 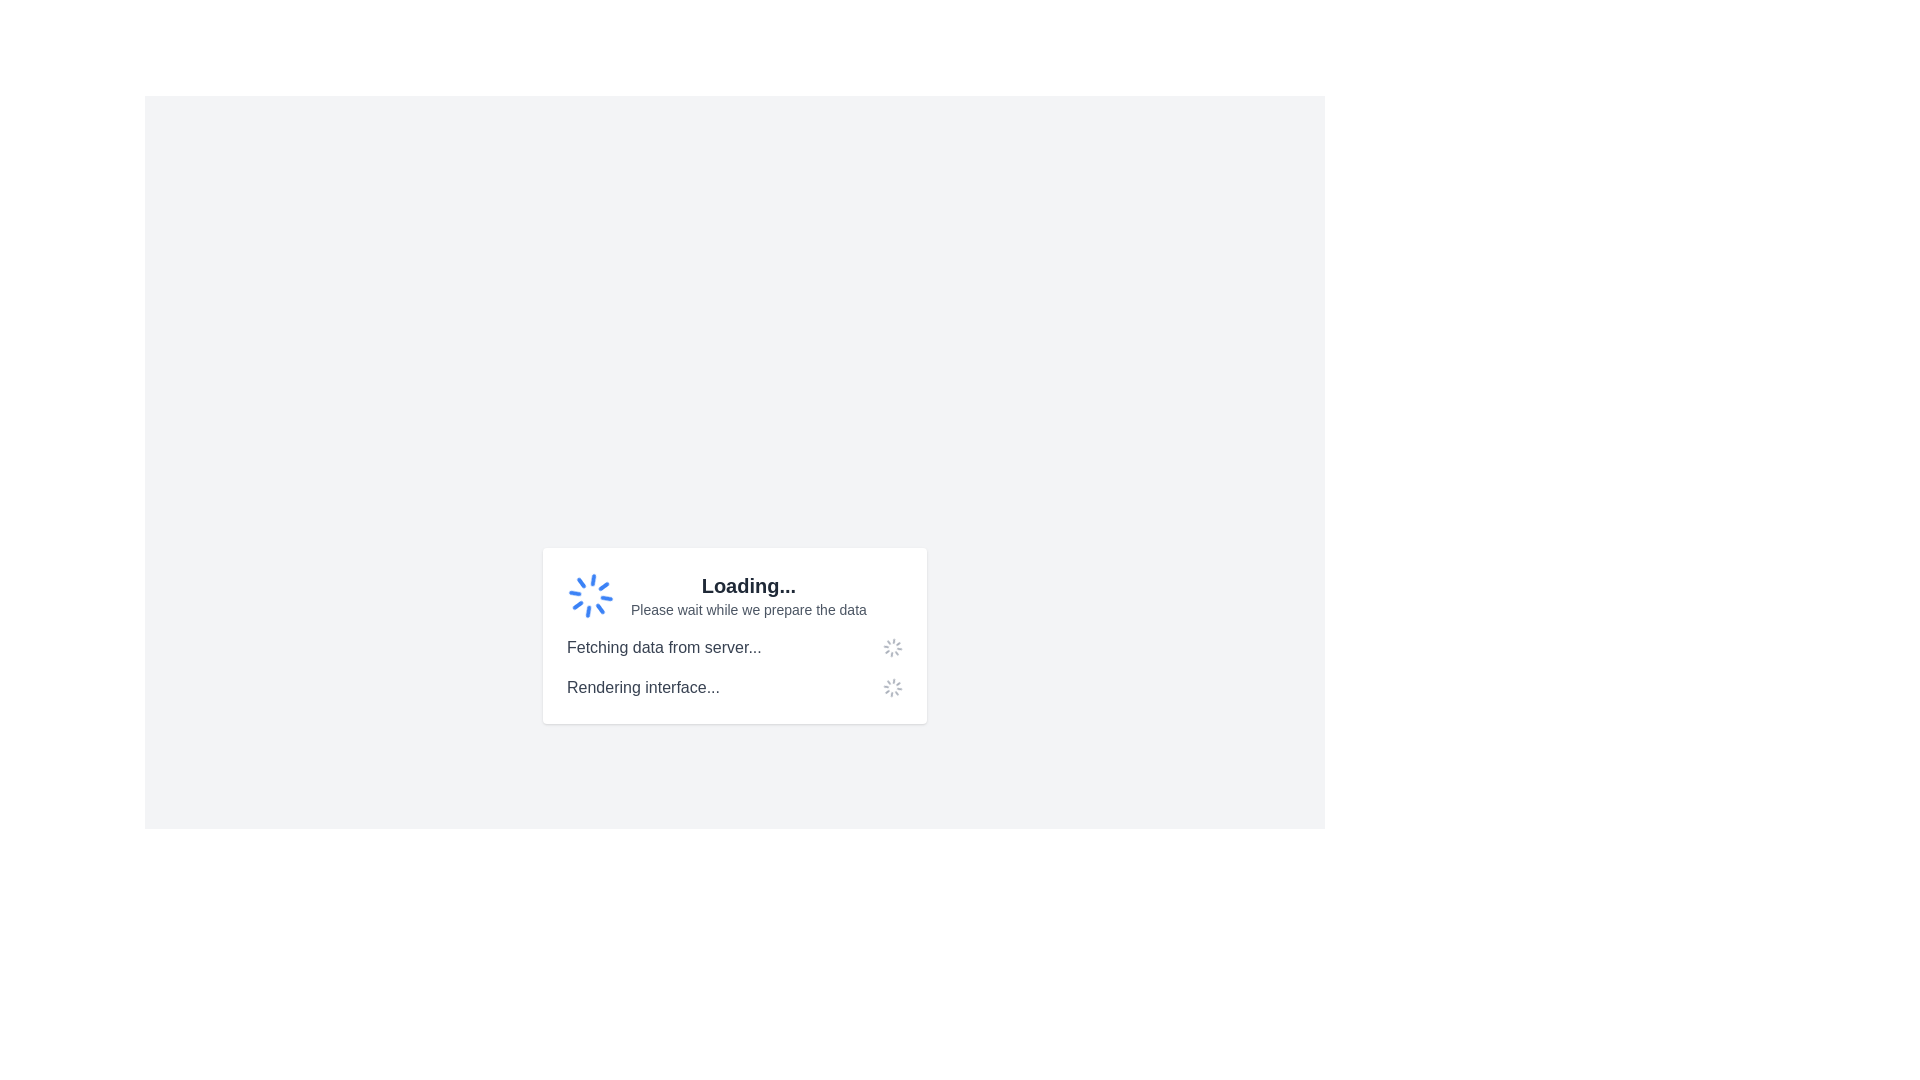 What do you see at coordinates (747, 585) in the screenshot?
I see `the loading status indicator text that notifies users of system processing` at bounding box center [747, 585].